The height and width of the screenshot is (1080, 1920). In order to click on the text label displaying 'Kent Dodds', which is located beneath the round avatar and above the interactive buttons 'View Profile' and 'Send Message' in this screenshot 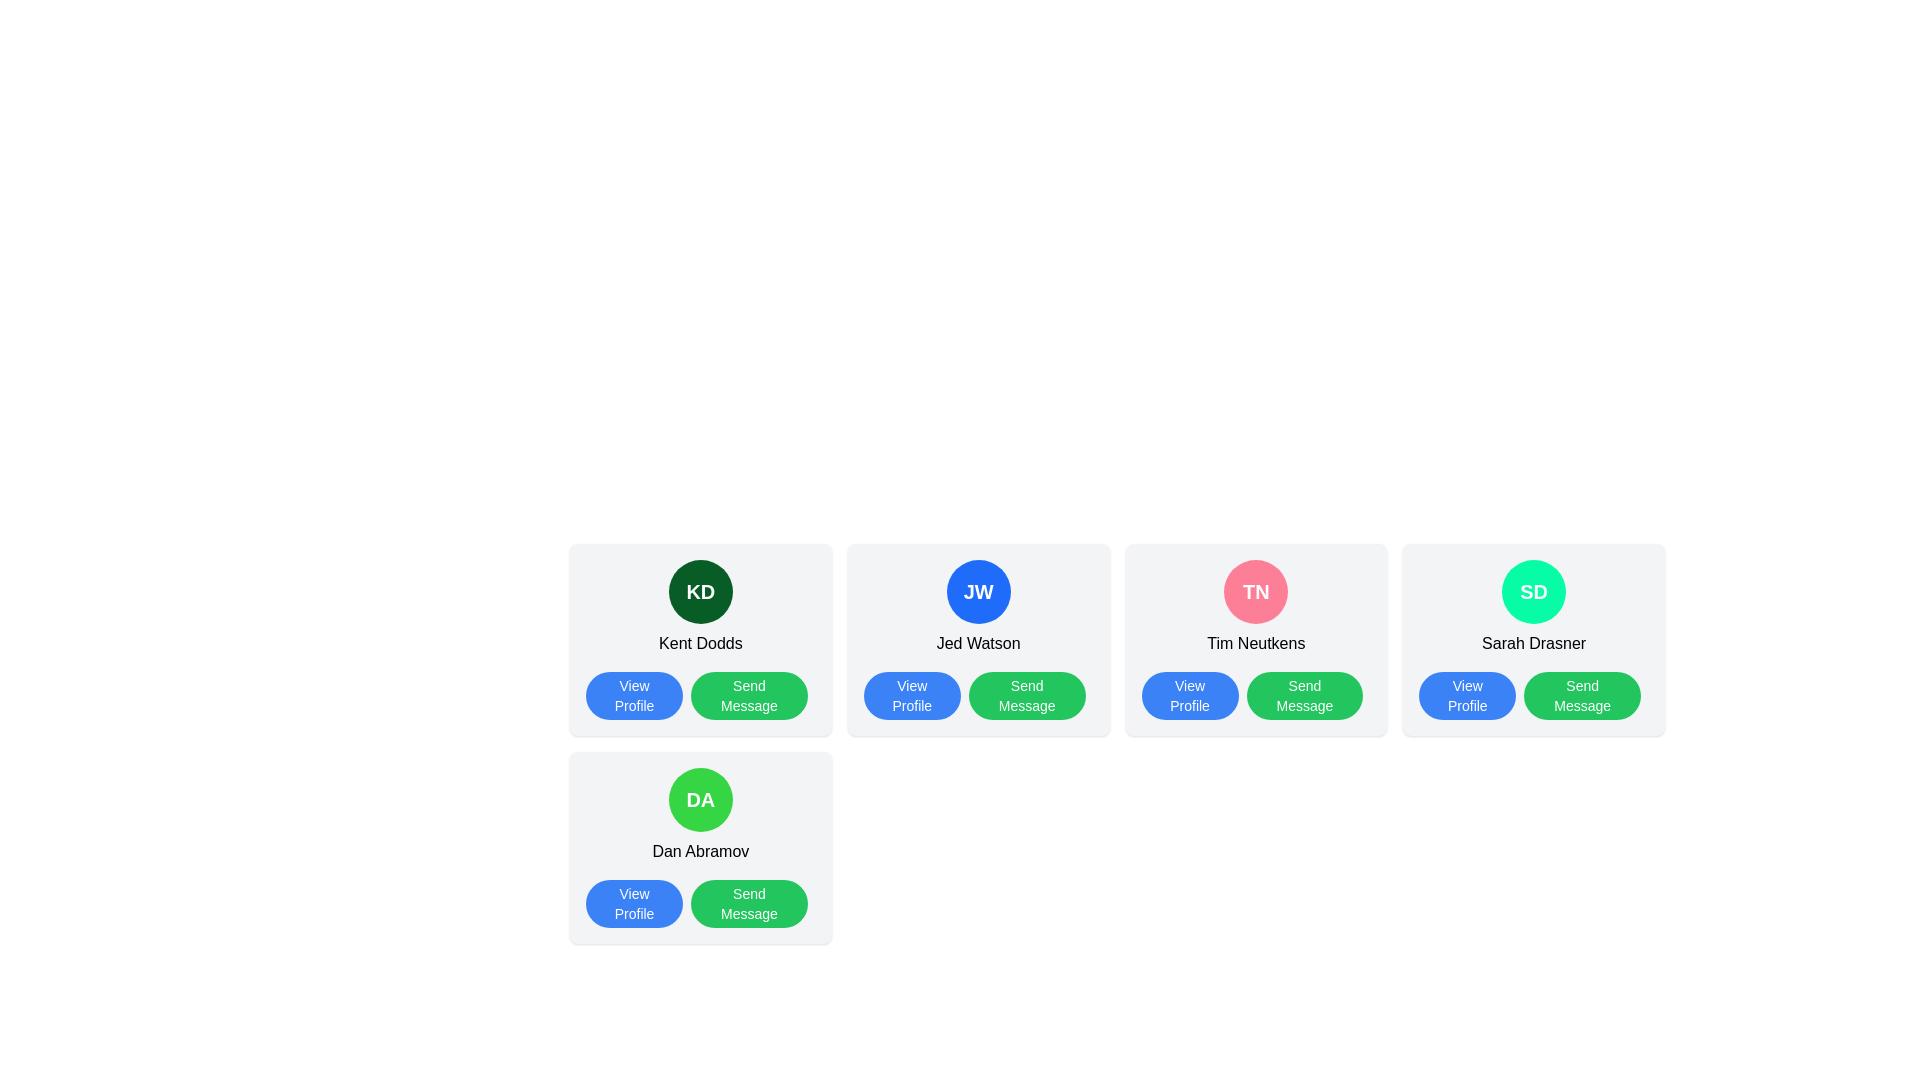, I will do `click(700, 644)`.